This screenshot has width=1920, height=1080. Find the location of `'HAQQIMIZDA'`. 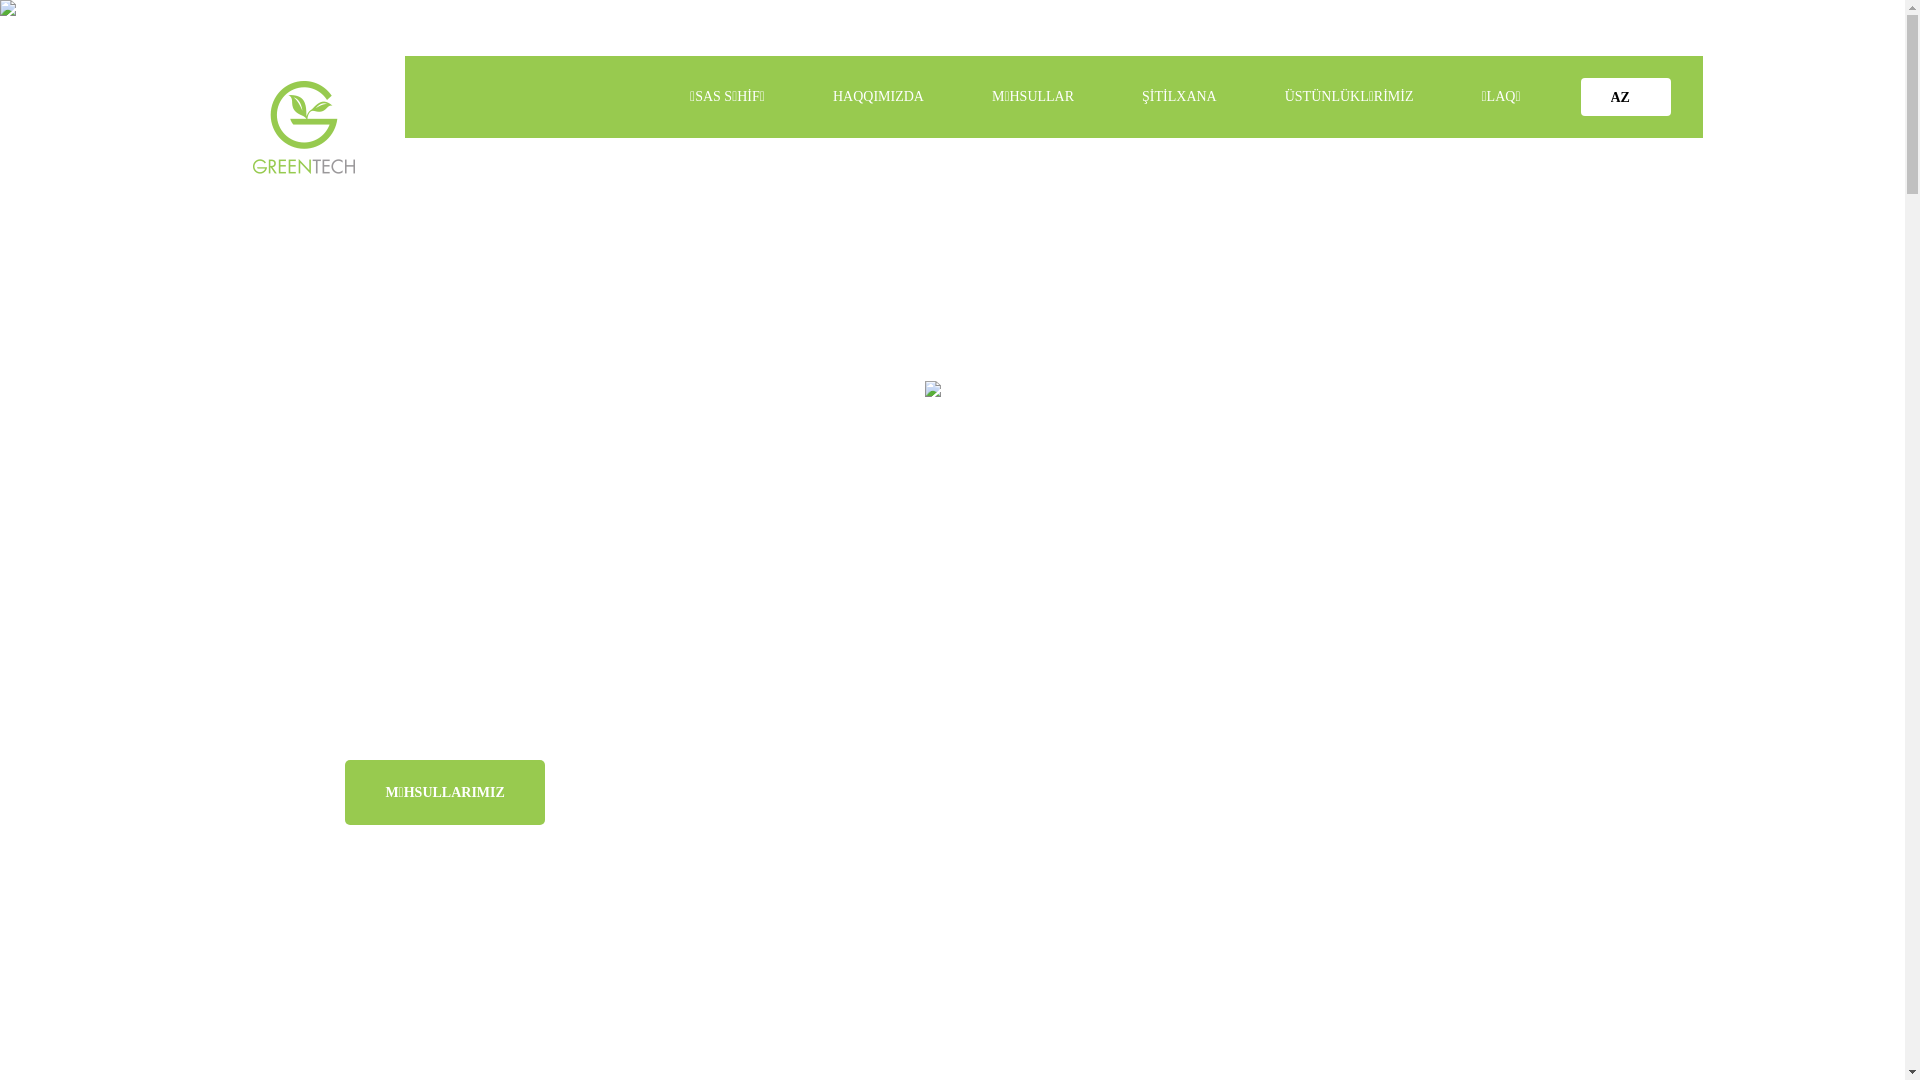

'HAQQIMIZDA' is located at coordinates (878, 96).